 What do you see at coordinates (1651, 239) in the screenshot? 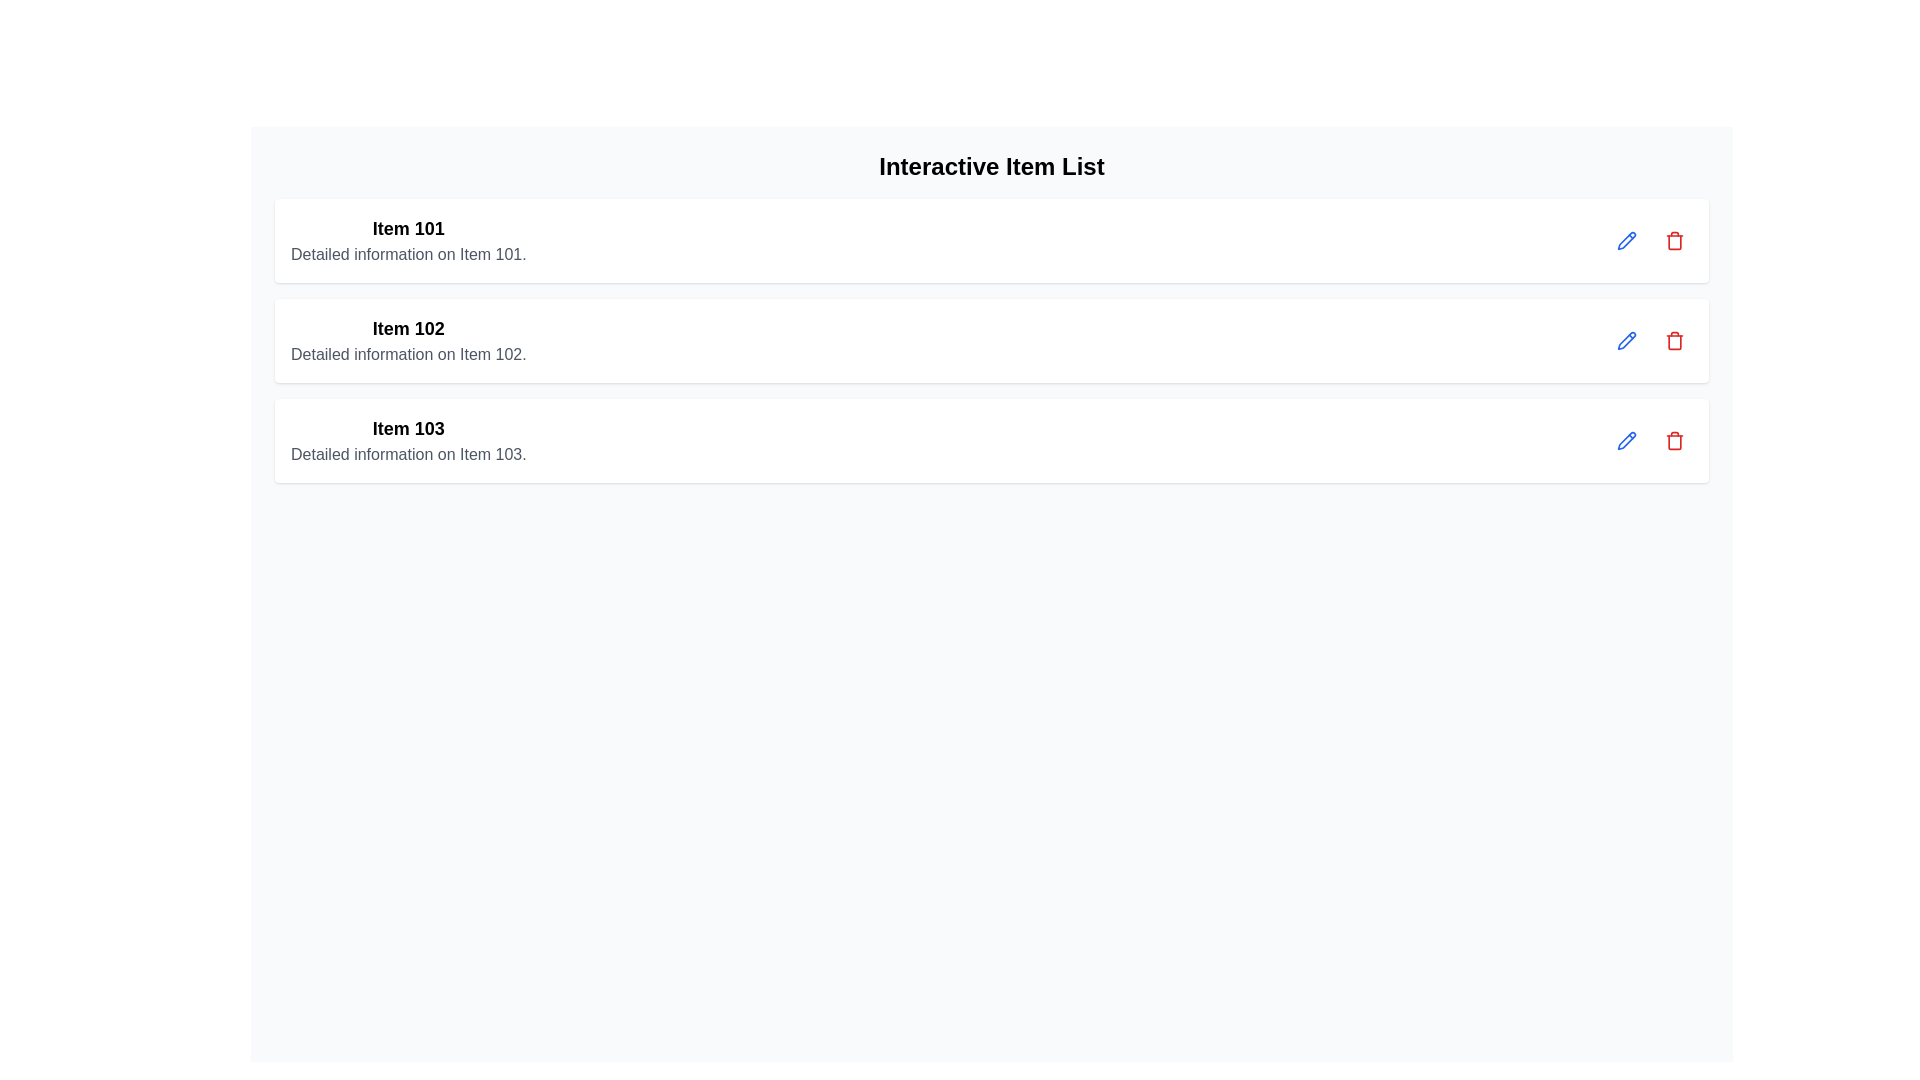
I see `the red trash bin icon in the Interactive buttons group` at bounding box center [1651, 239].